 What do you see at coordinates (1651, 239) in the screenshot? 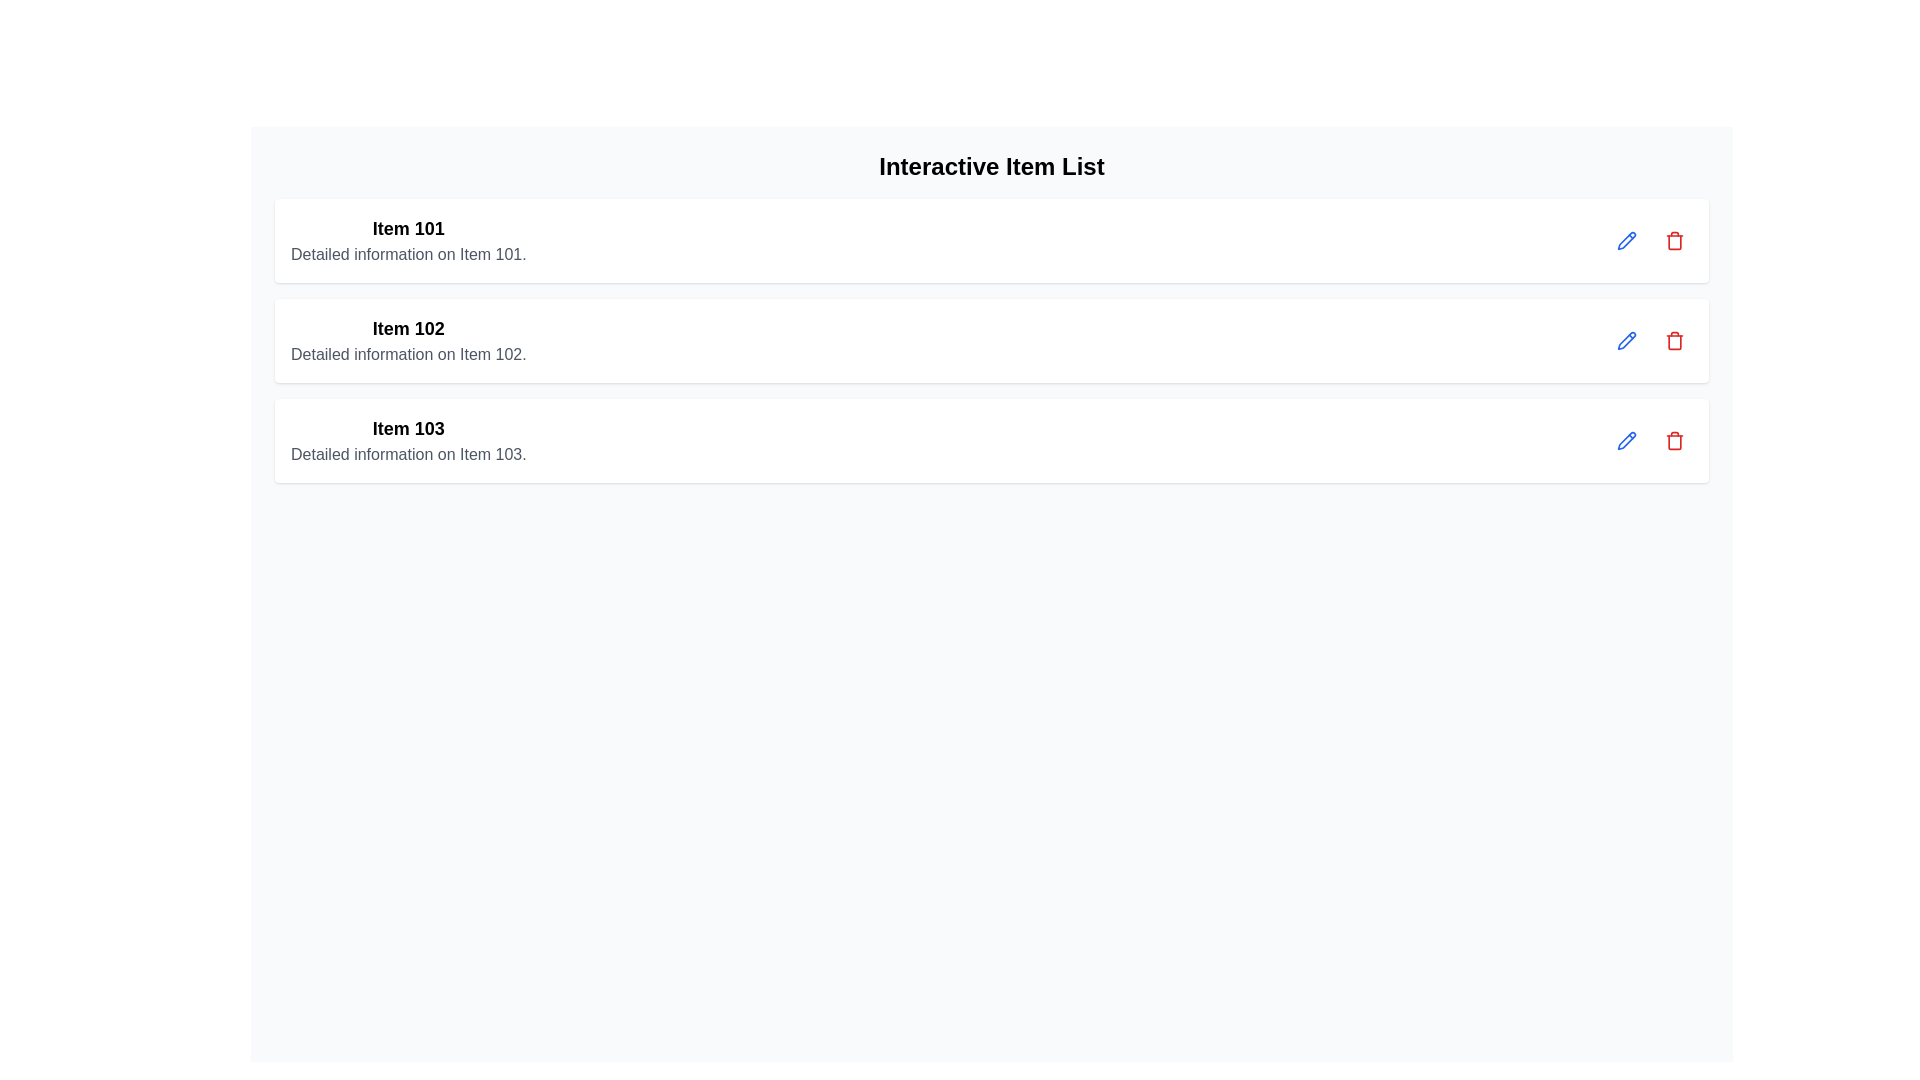
I see `the red trash bin icon in the Interactive buttons group` at bounding box center [1651, 239].